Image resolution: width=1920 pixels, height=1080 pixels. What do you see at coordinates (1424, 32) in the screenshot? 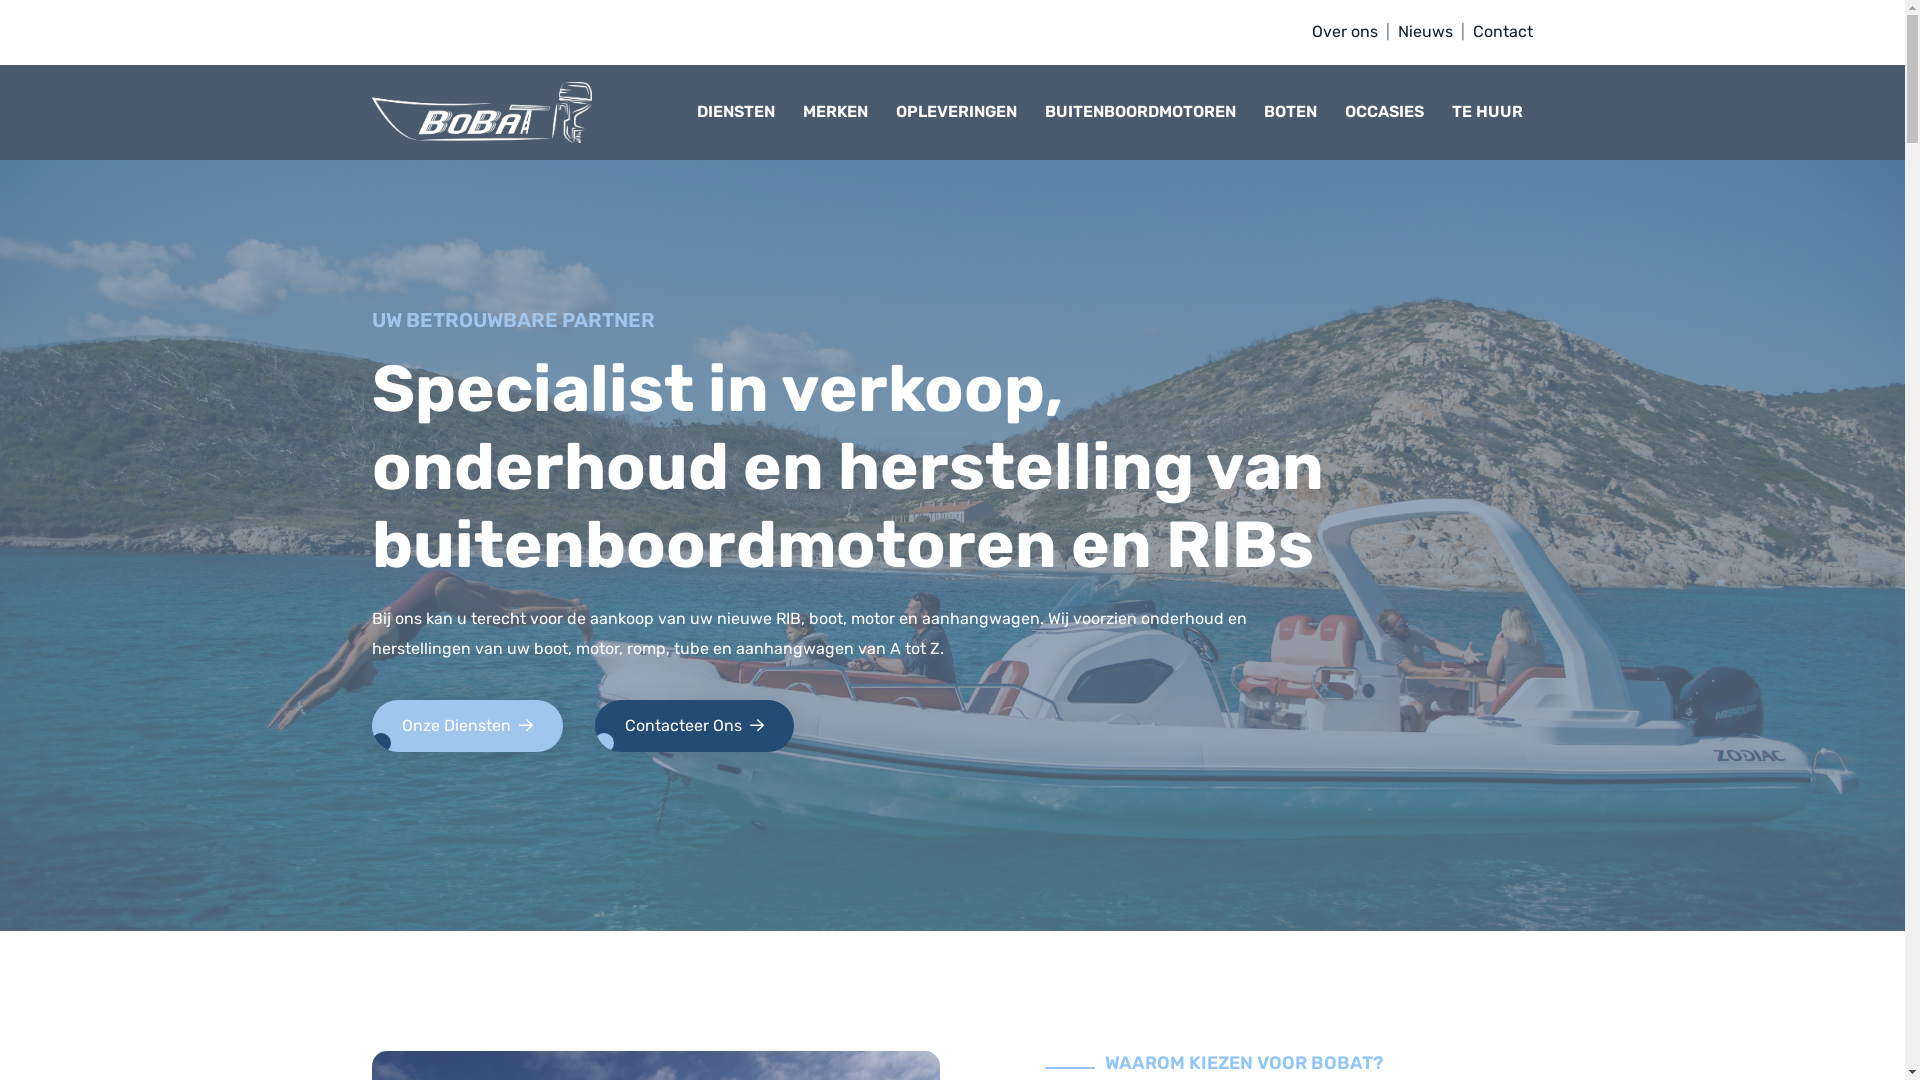
I see `'Nieuws'` at bounding box center [1424, 32].